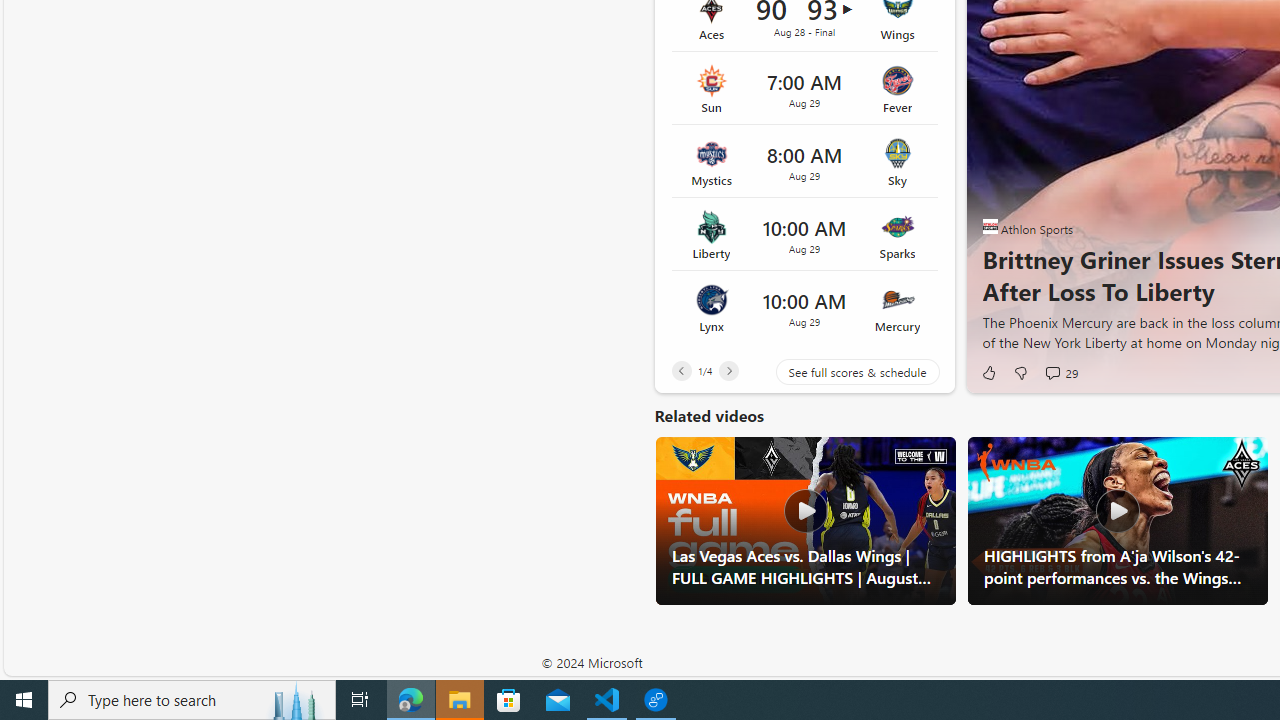 This screenshot has height=720, width=1280. What do you see at coordinates (842, 372) in the screenshot?
I see `'See full scores & schedule'` at bounding box center [842, 372].